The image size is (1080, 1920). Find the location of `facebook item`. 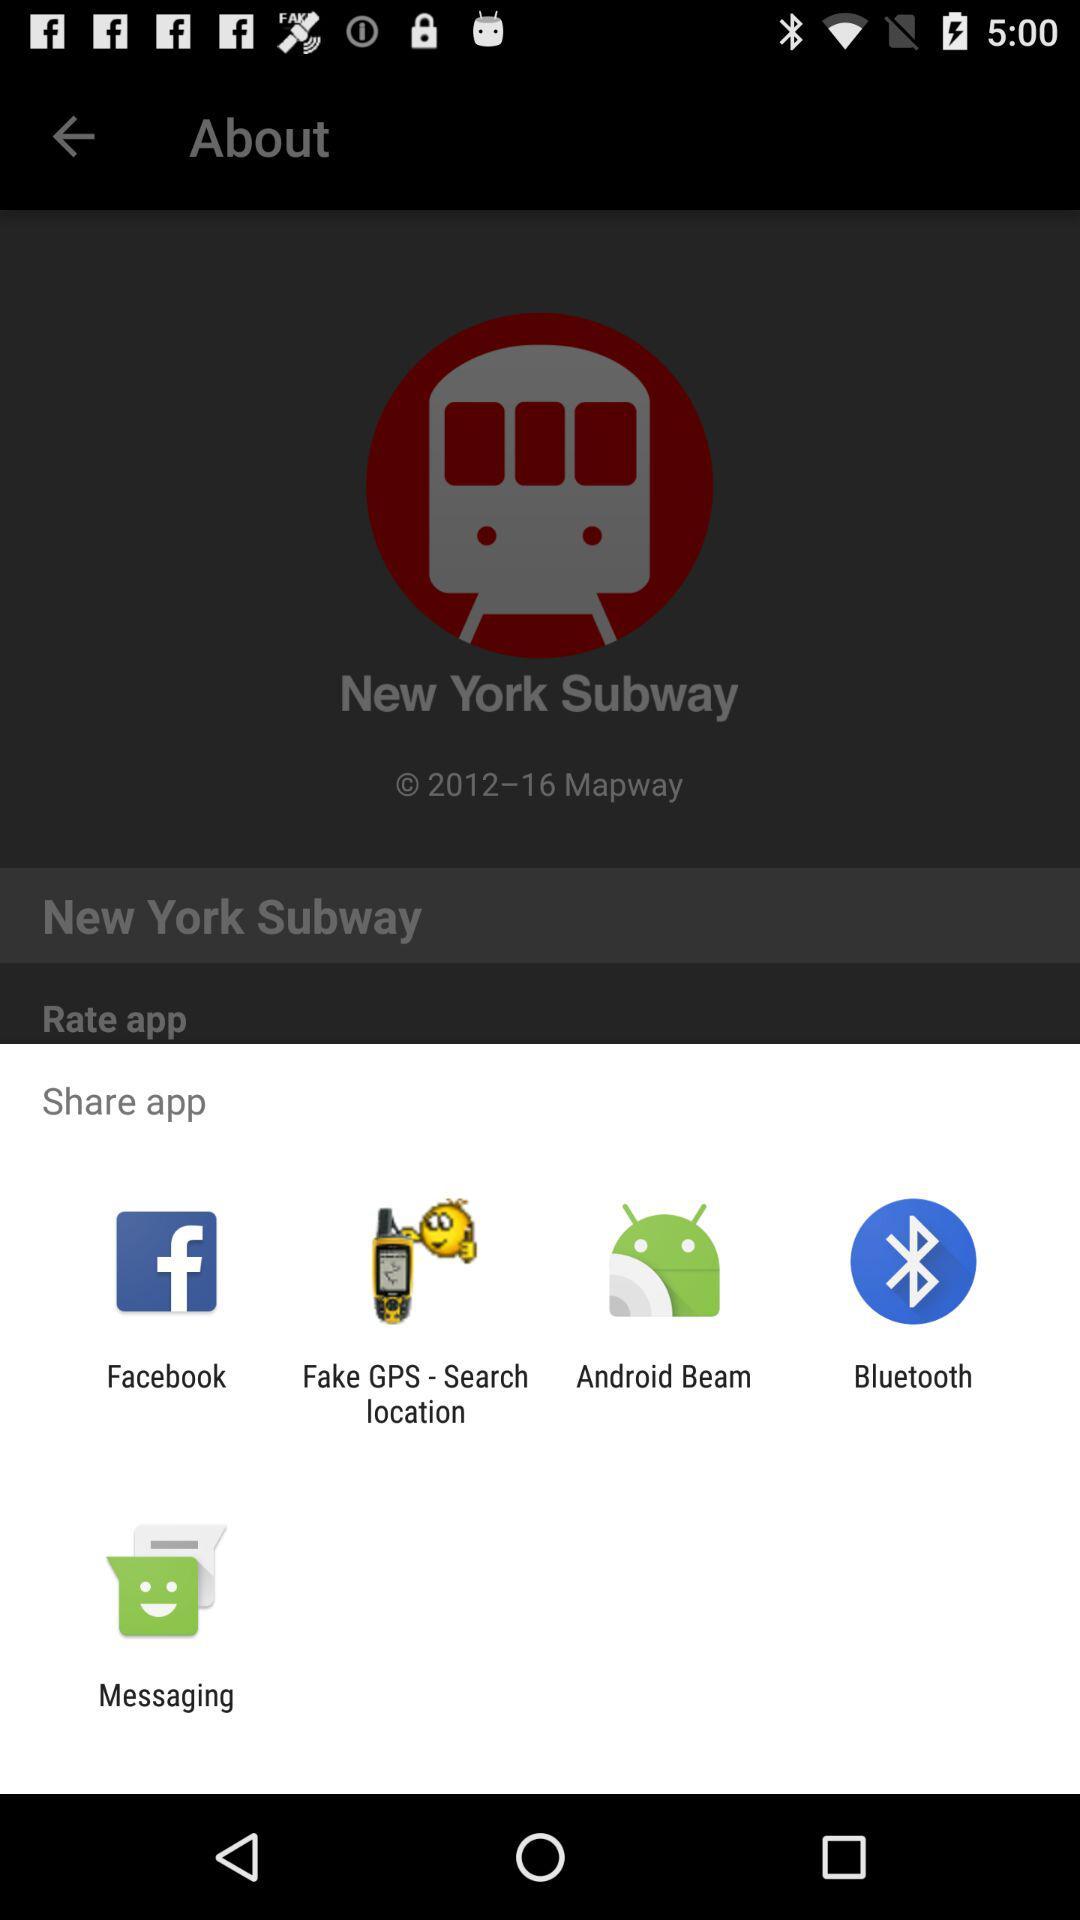

facebook item is located at coordinates (165, 1392).